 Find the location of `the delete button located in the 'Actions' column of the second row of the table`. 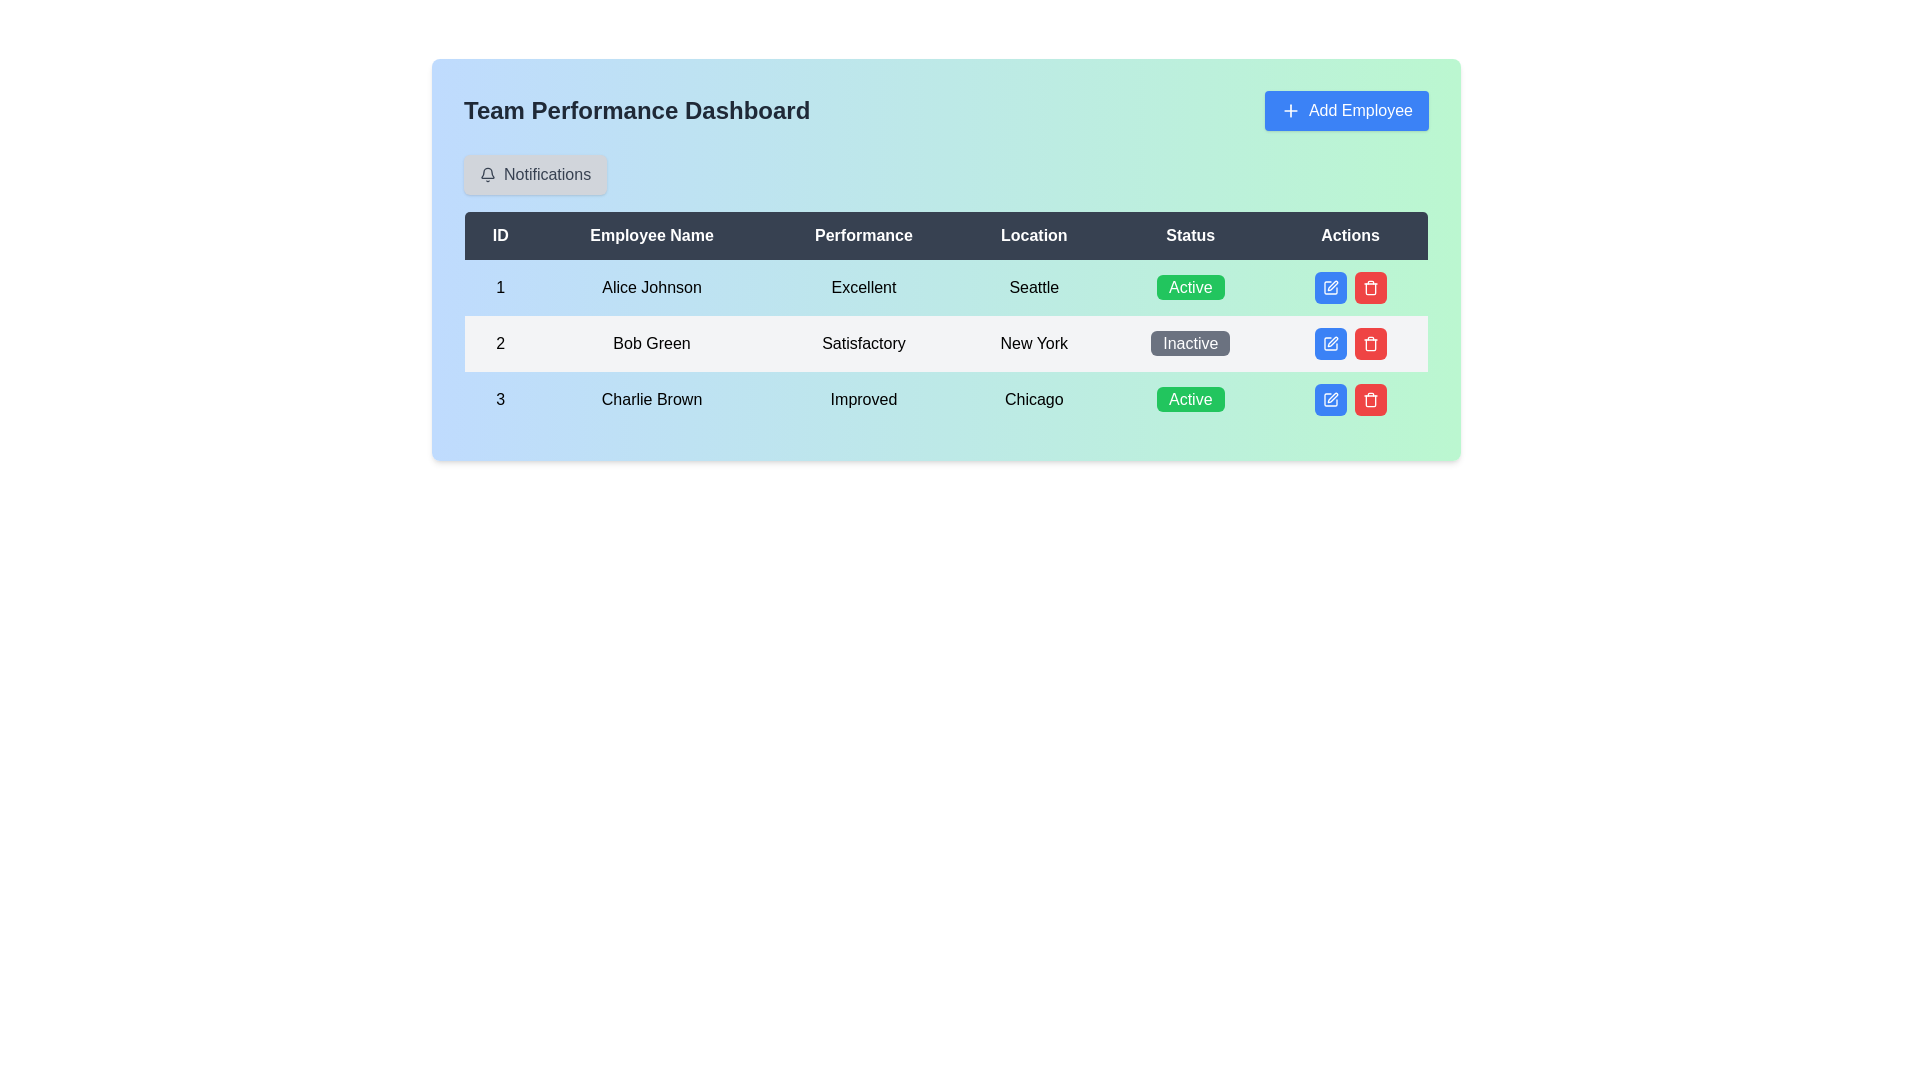

the delete button located in the 'Actions' column of the second row of the table is located at coordinates (1368, 288).